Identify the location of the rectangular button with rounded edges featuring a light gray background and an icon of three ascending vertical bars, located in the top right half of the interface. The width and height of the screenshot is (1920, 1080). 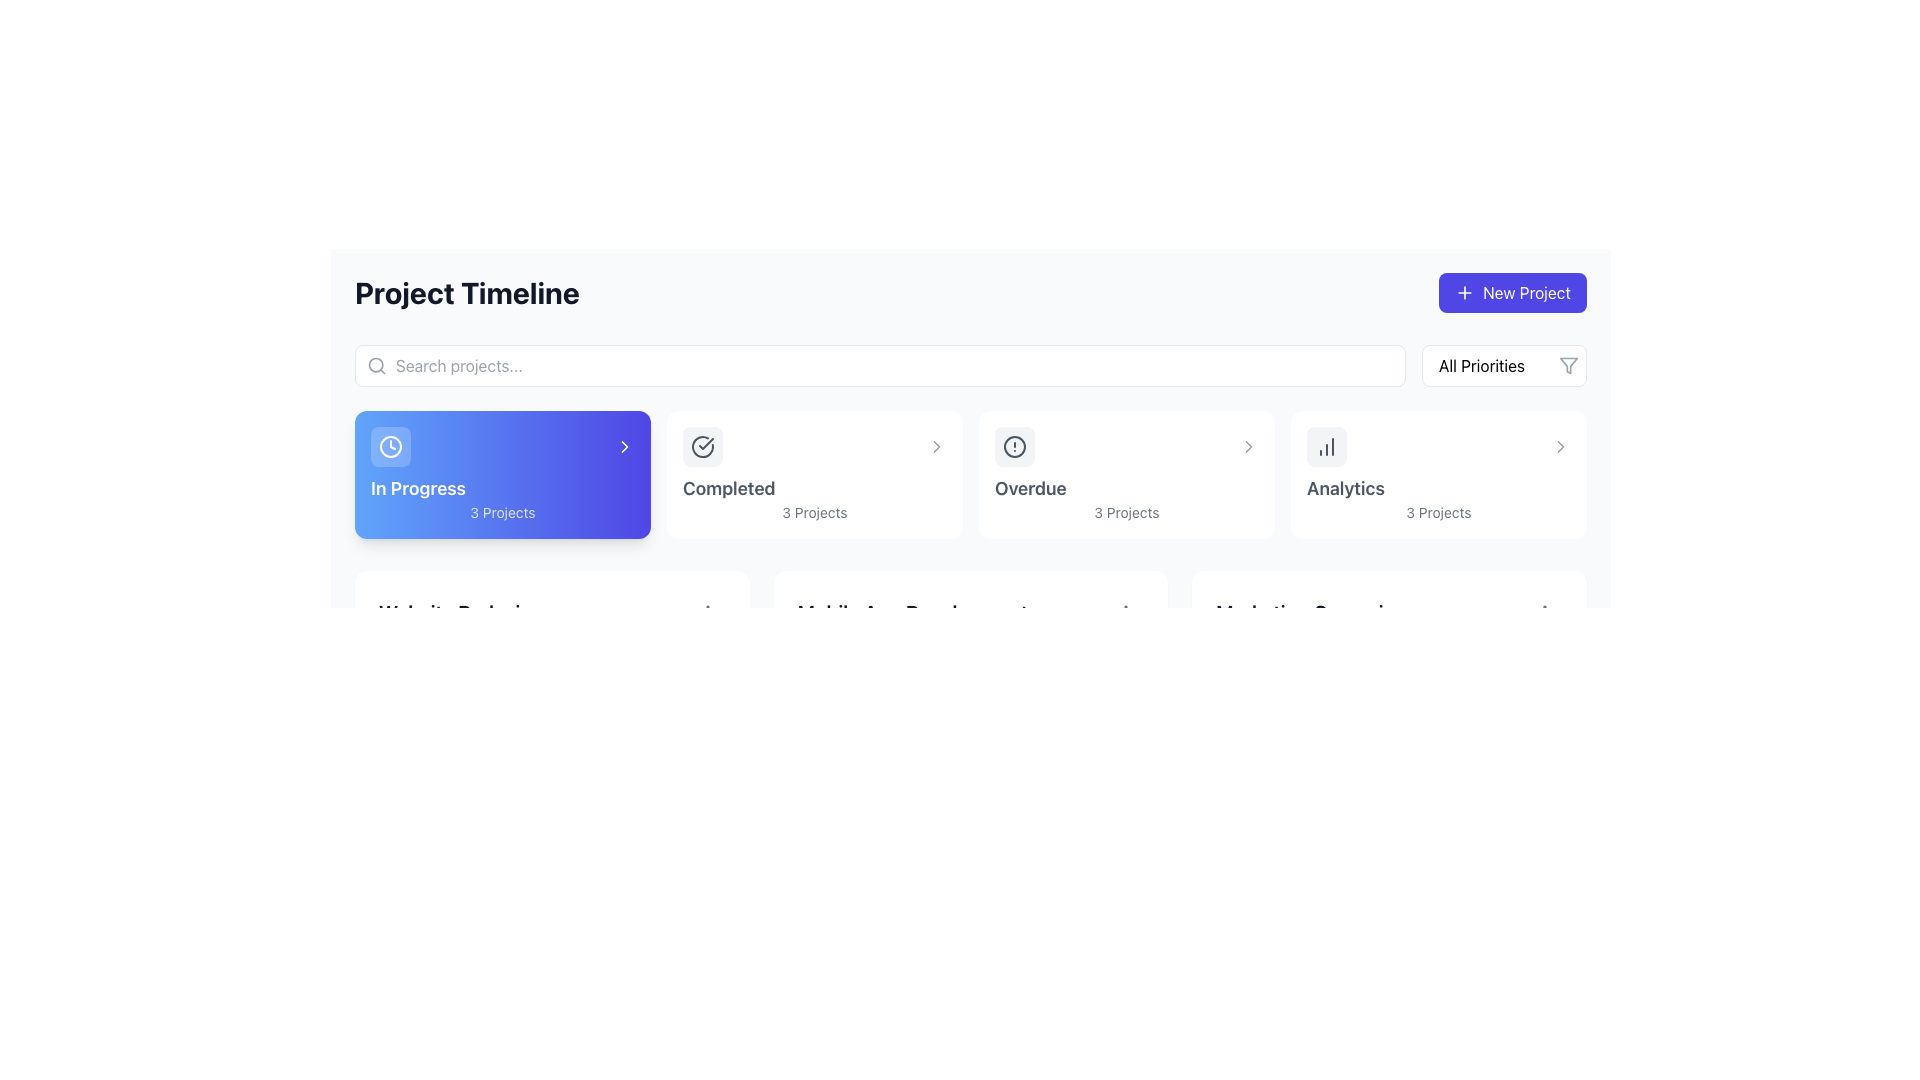
(1326, 446).